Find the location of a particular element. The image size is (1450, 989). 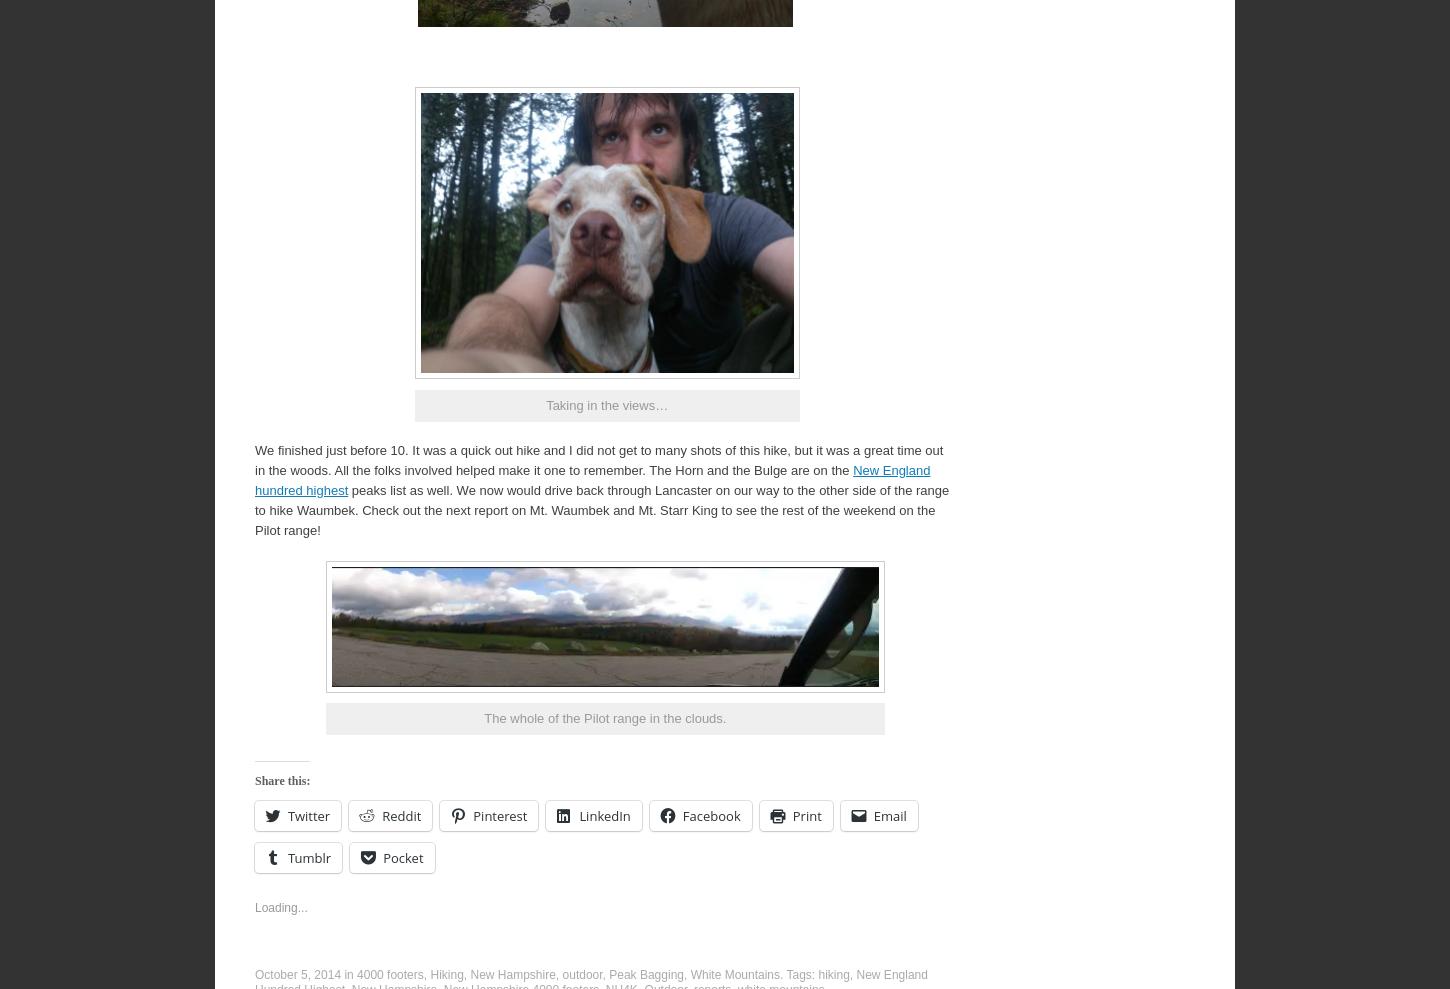

'Twitter' is located at coordinates (308, 814).